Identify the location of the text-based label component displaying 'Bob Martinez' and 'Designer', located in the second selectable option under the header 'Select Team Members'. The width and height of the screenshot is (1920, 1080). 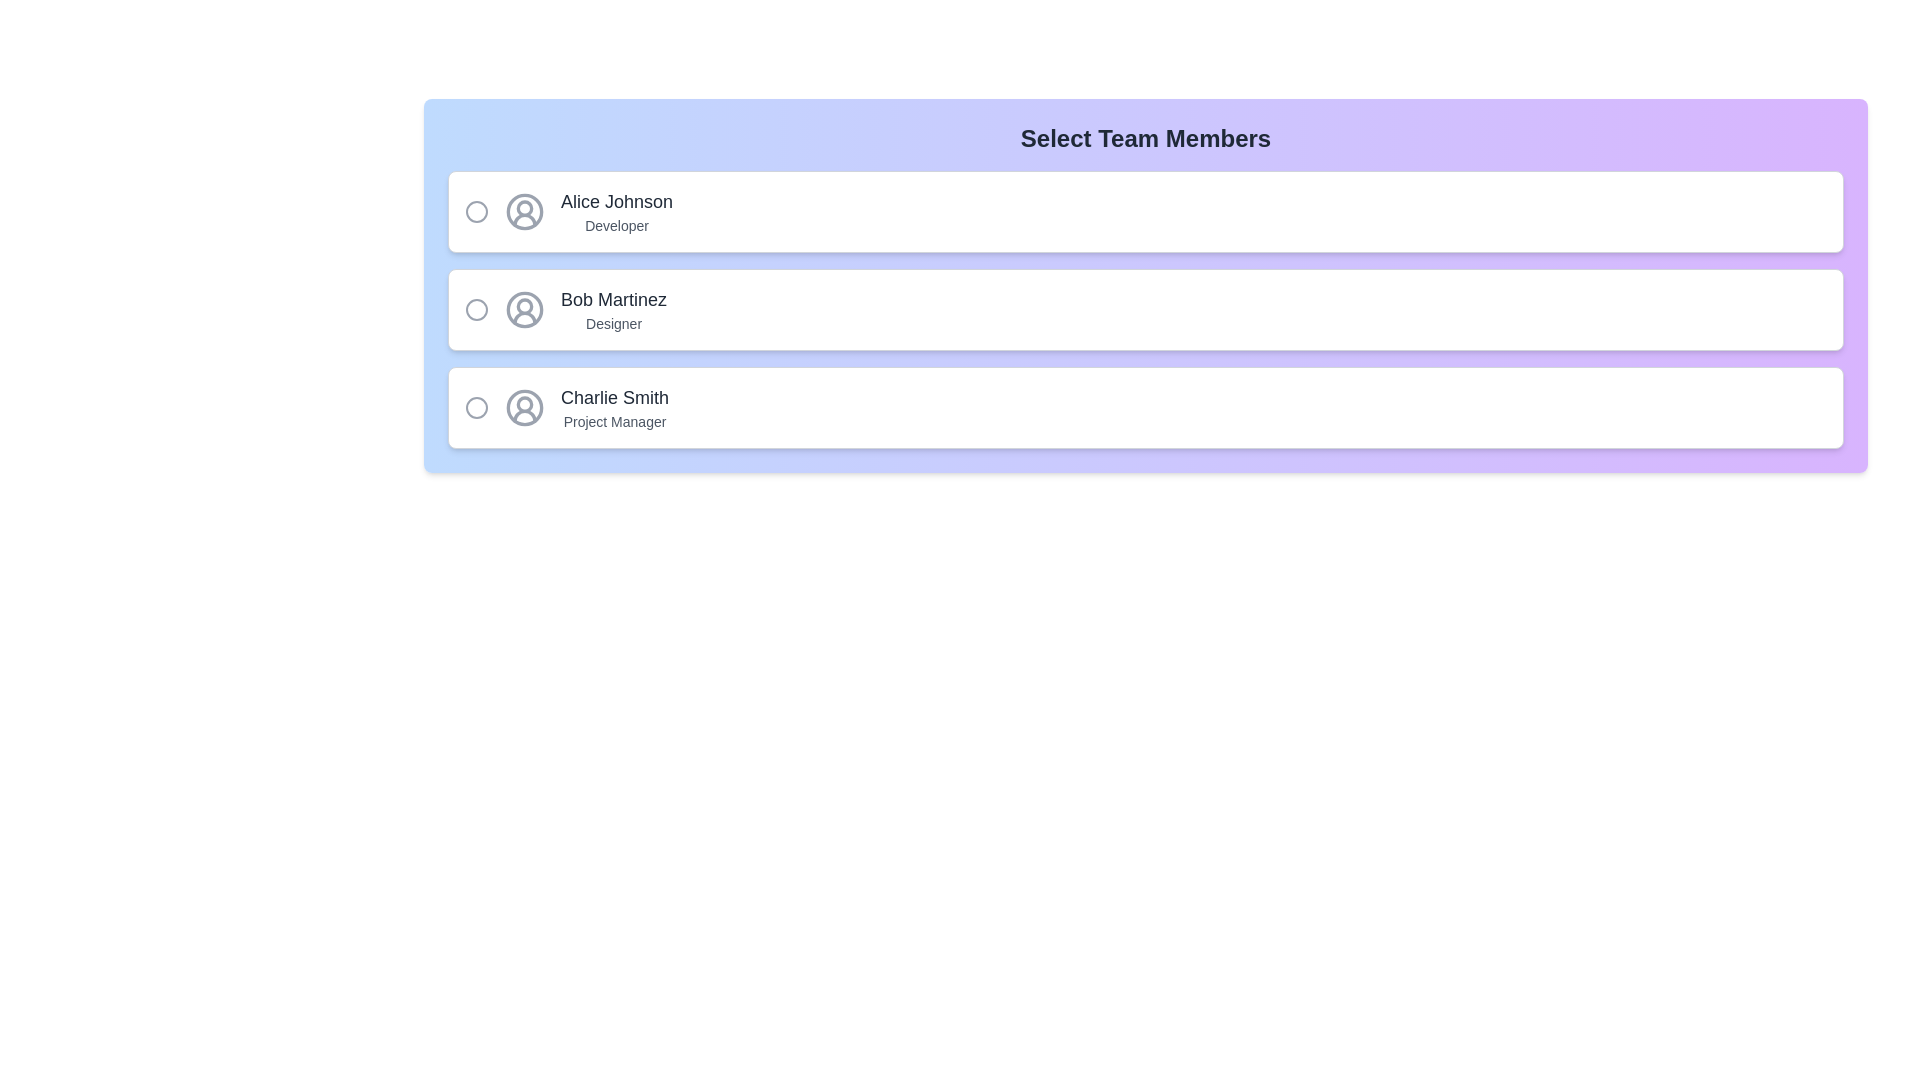
(613, 309).